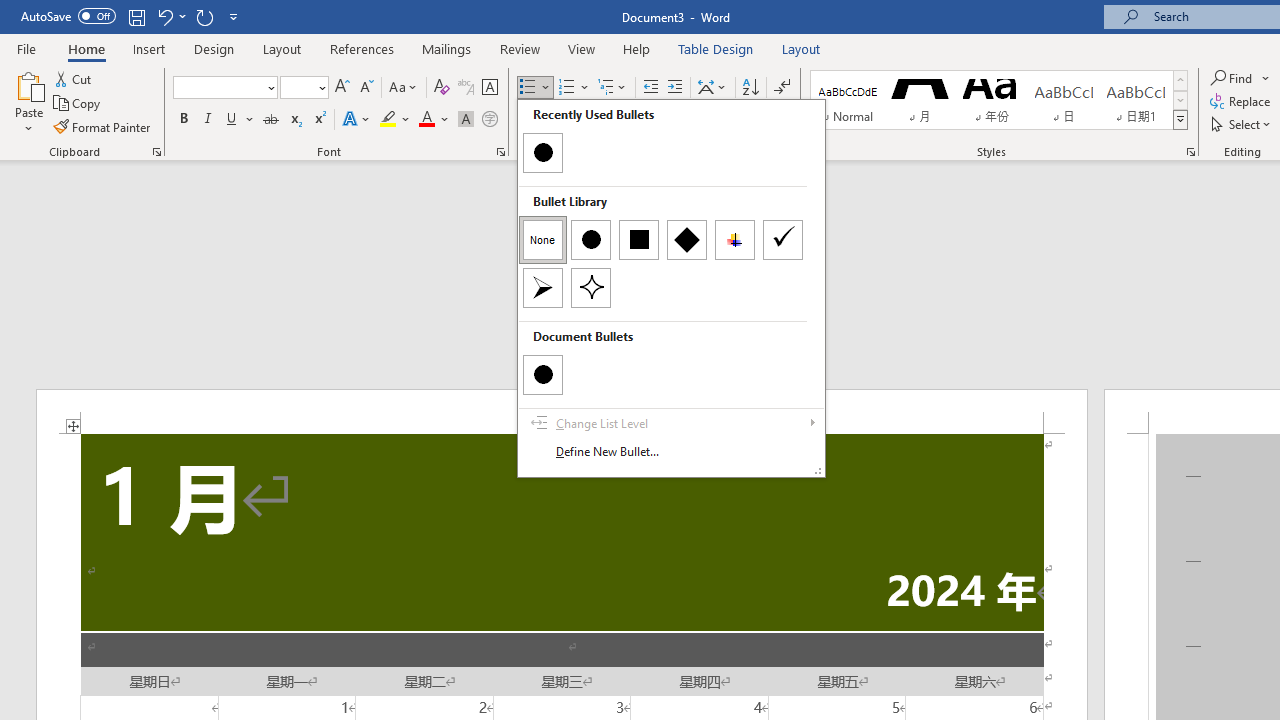  I want to click on 'Change Case', so click(403, 86).